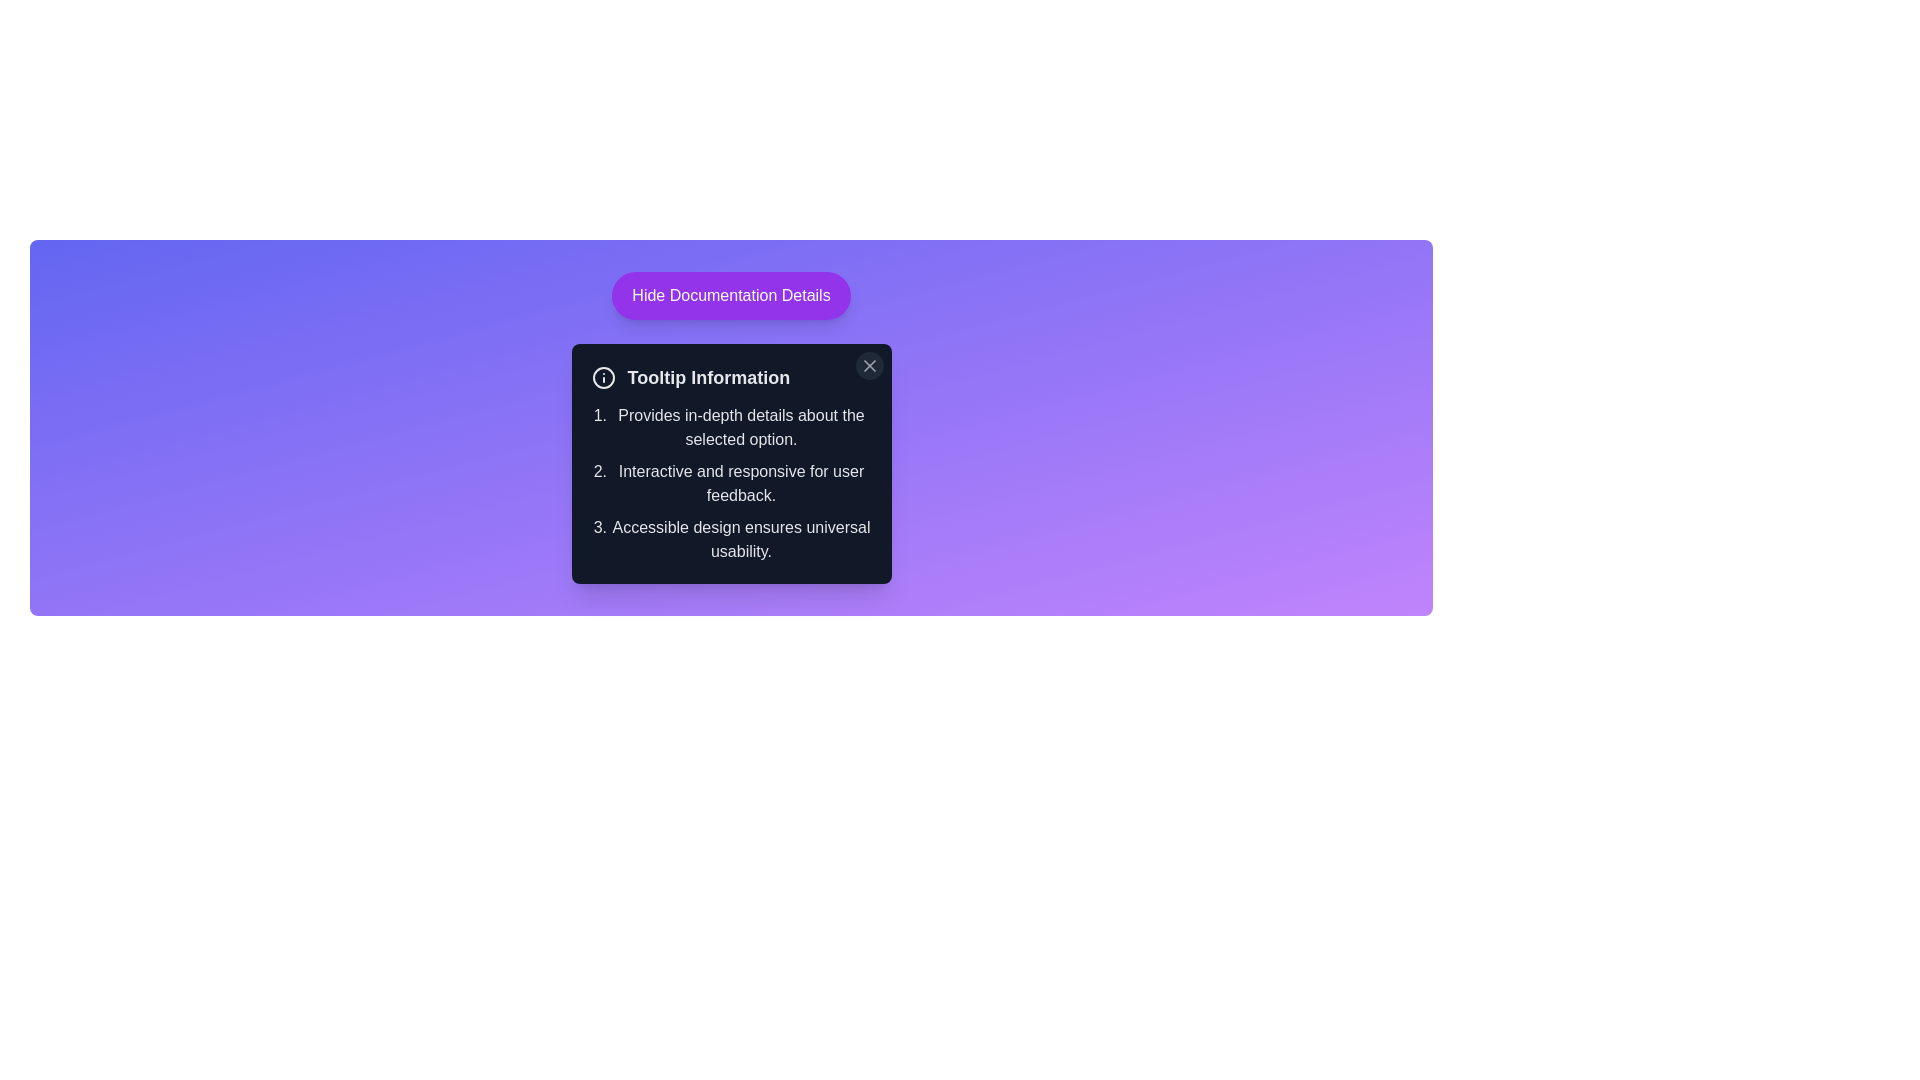  What do you see at coordinates (740, 540) in the screenshot?
I see `tooltip text that emphasizes the importance of accessible design, located at the center of the tooltip box` at bounding box center [740, 540].